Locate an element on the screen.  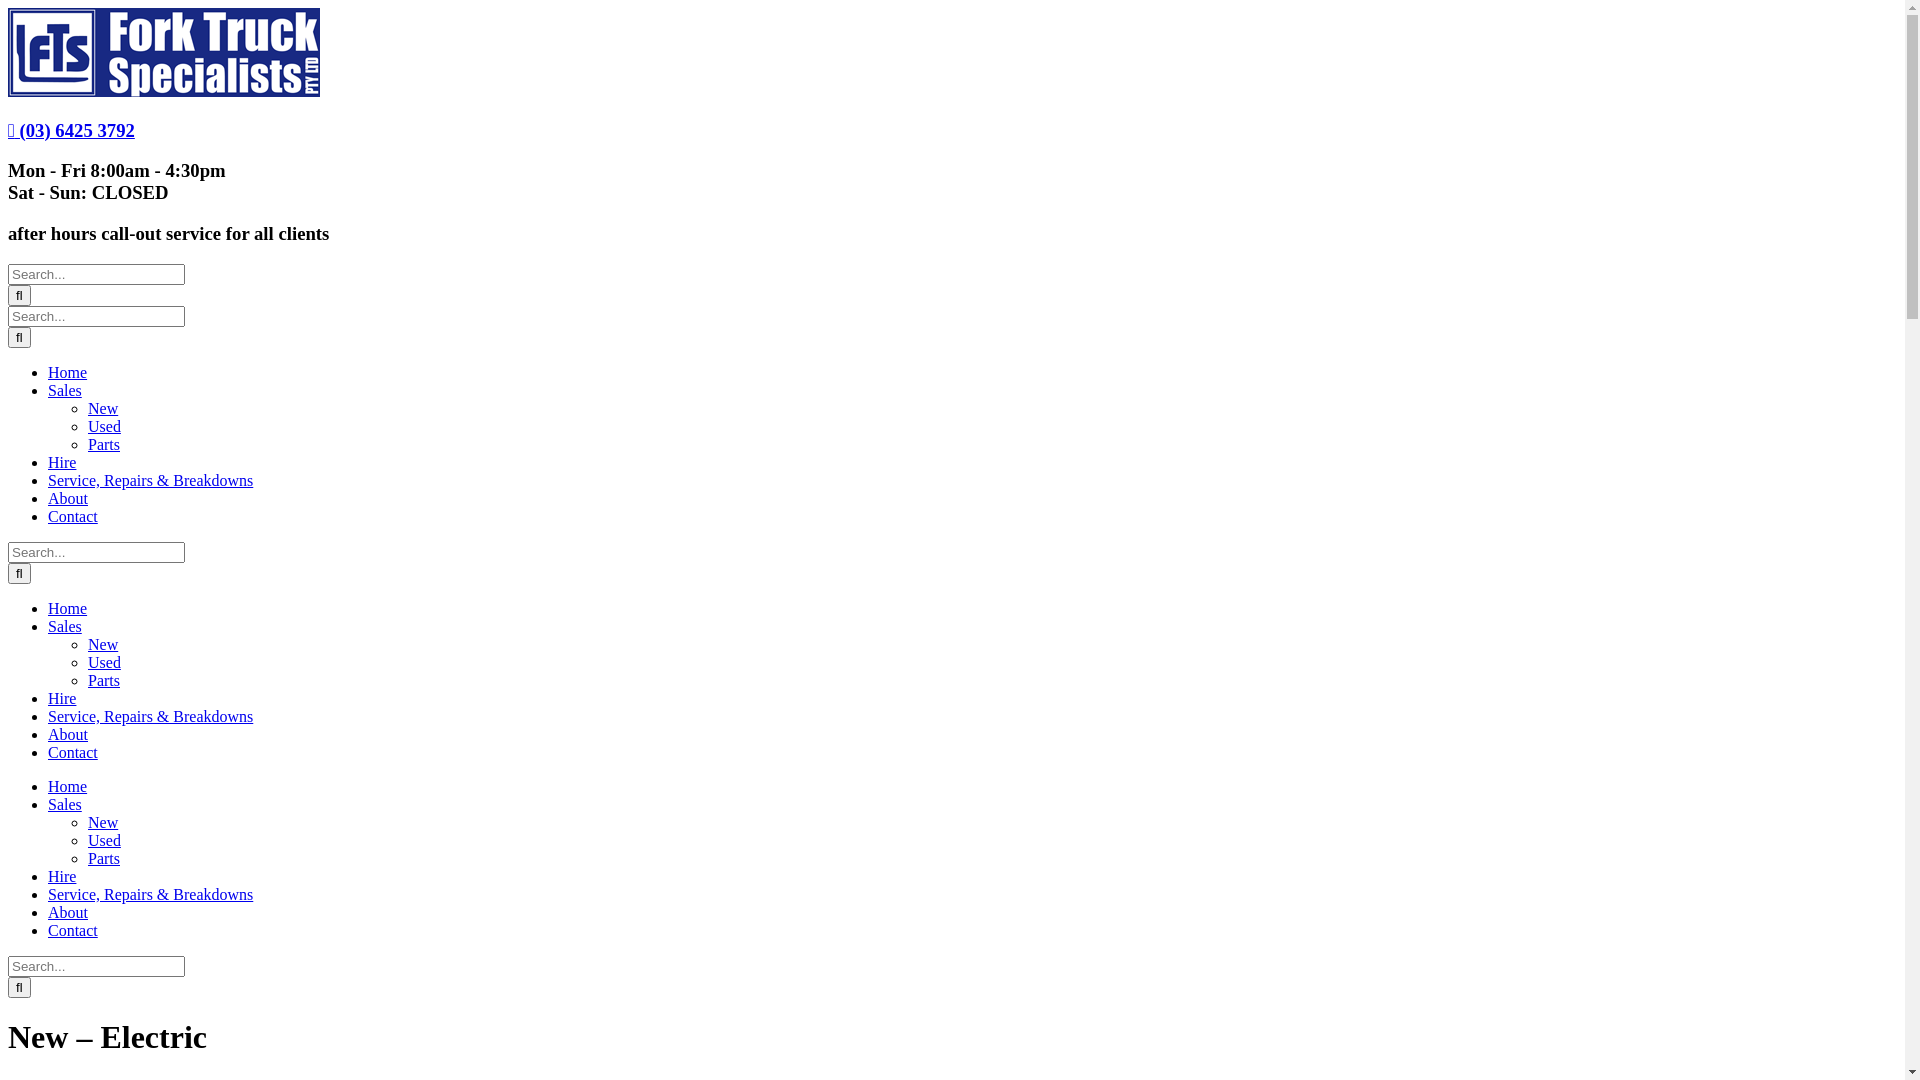
'Contact' is located at coordinates (72, 752).